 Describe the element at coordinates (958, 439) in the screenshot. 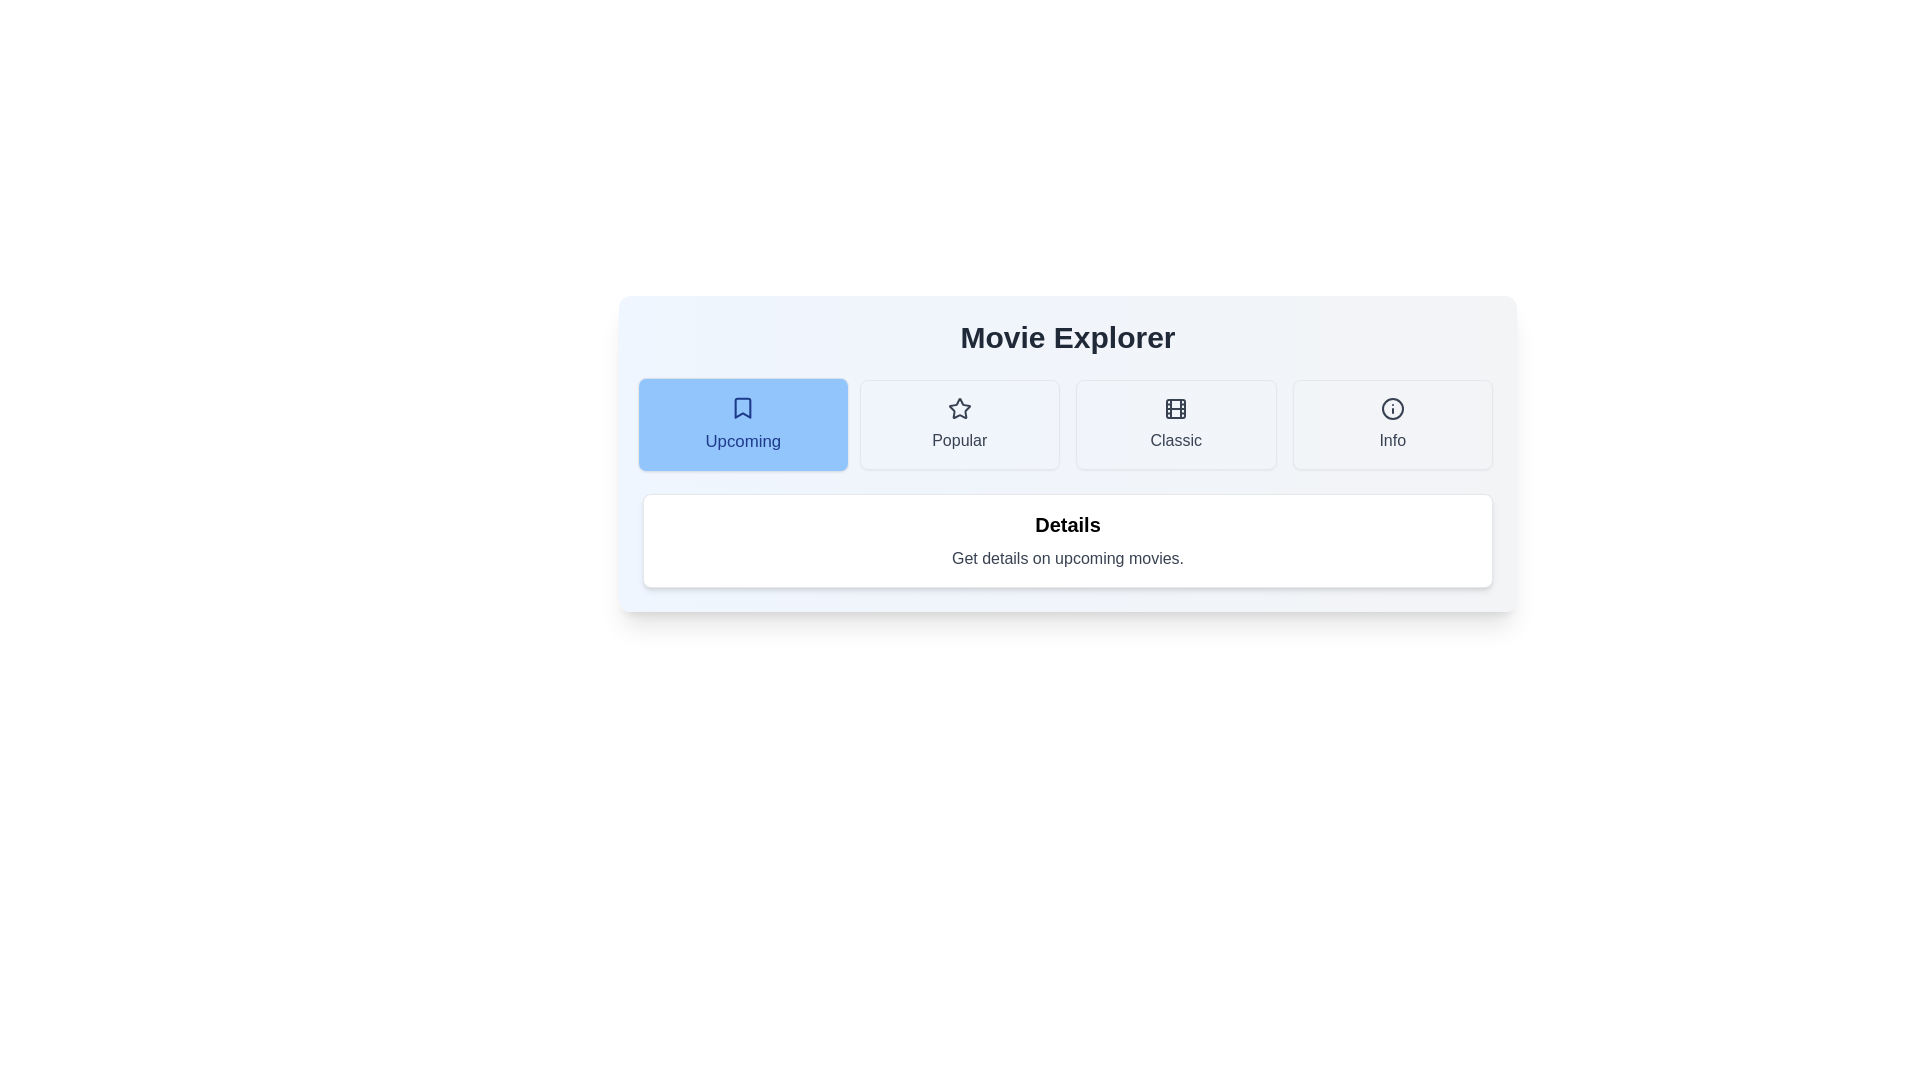

I see `the 'Popular' label, which indicates a category or option positioned below the star icon in the second option of a horizontally aligned set of interactive sections` at that location.